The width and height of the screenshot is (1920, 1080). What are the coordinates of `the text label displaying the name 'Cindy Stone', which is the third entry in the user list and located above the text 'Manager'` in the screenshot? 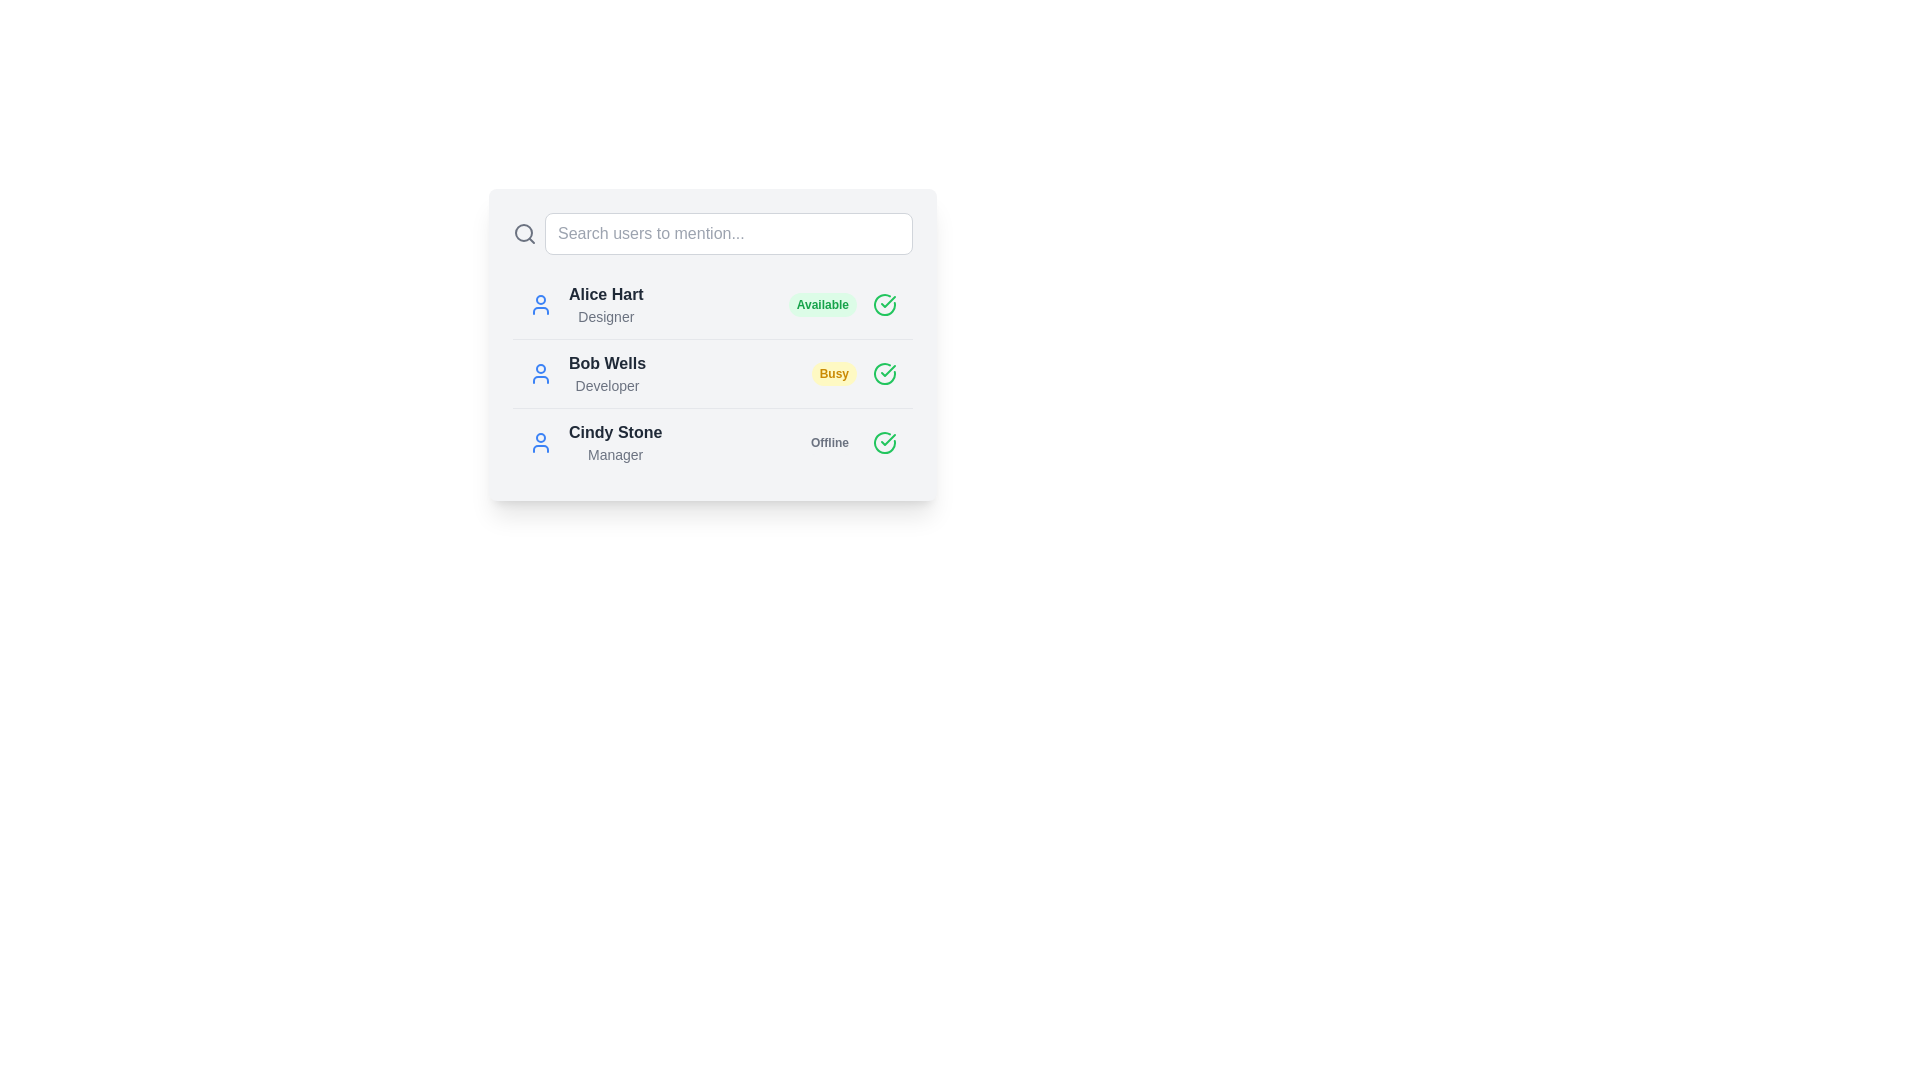 It's located at (614, 431).